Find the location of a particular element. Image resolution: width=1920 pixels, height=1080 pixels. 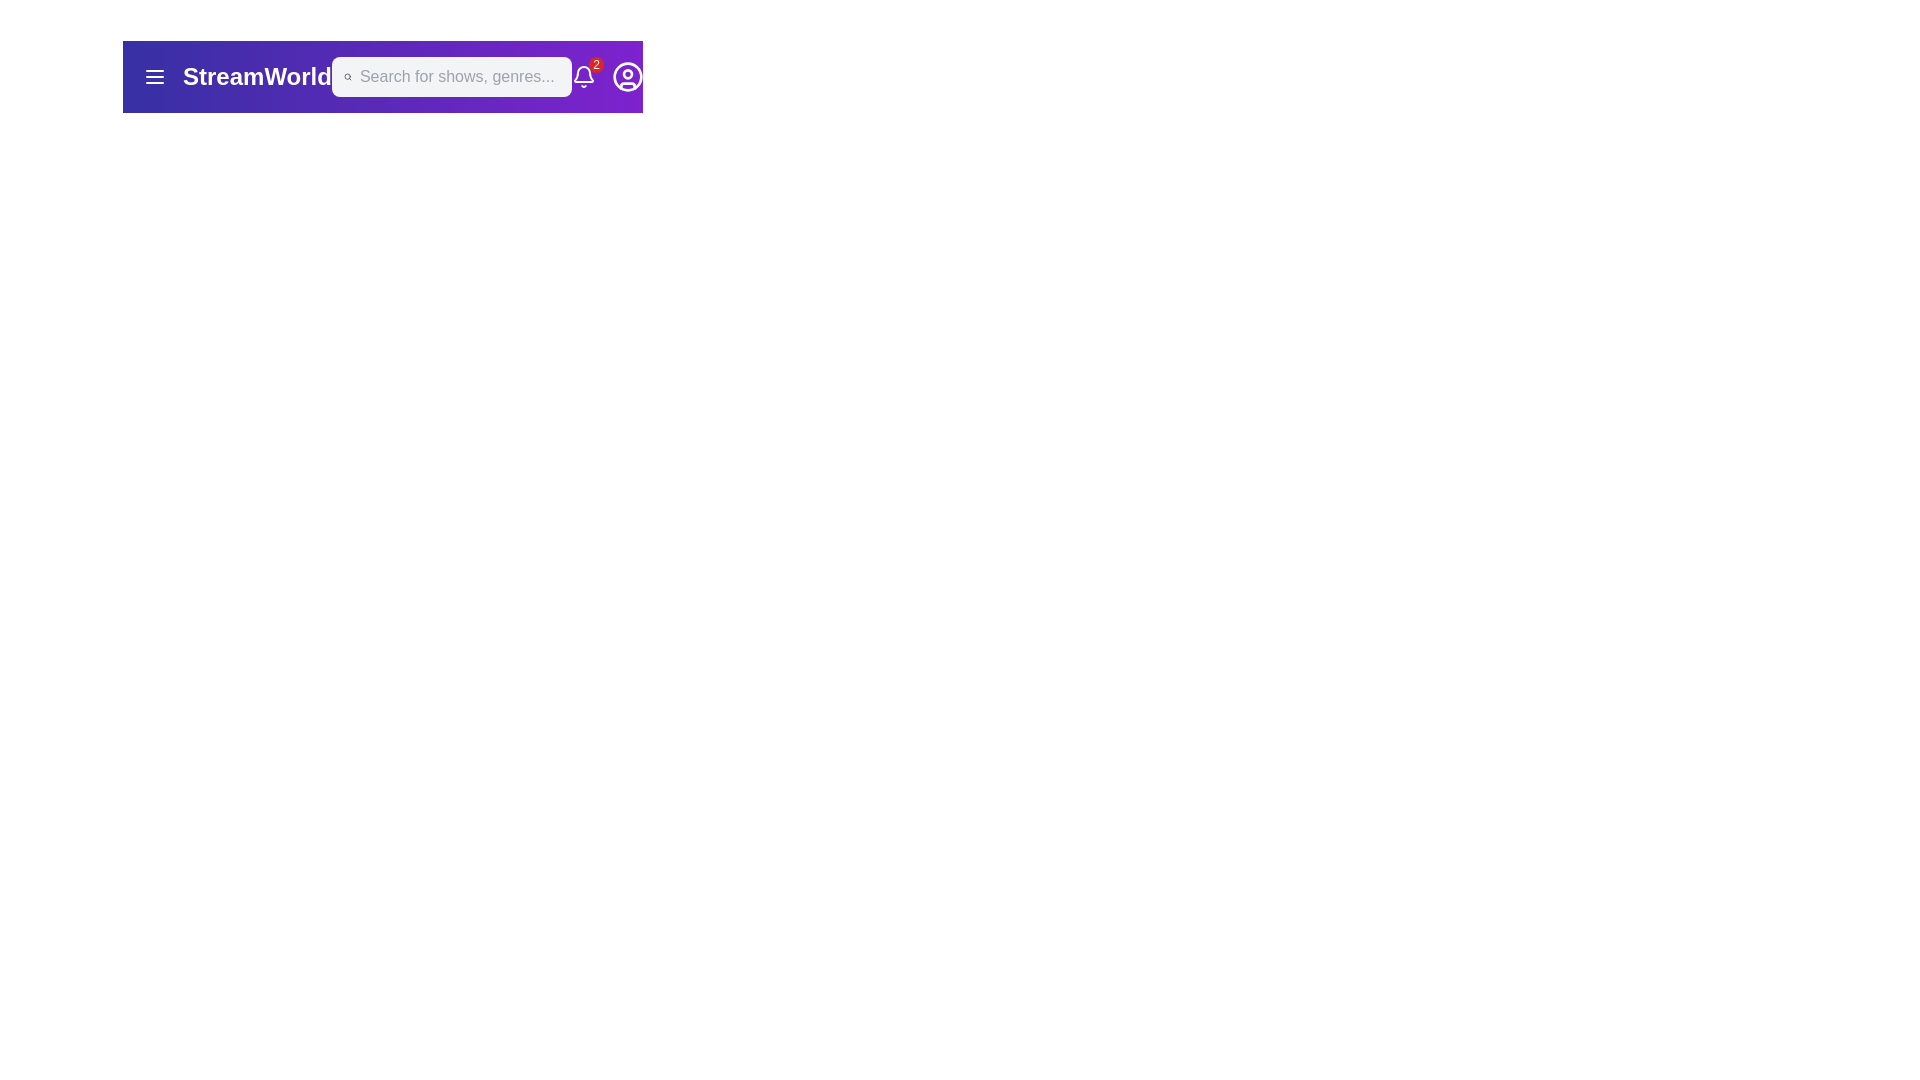

the outermost SVG Circle in the top-right corner of the navigation bar, which is part of the user profile icon is located at coordinates (626, 76).